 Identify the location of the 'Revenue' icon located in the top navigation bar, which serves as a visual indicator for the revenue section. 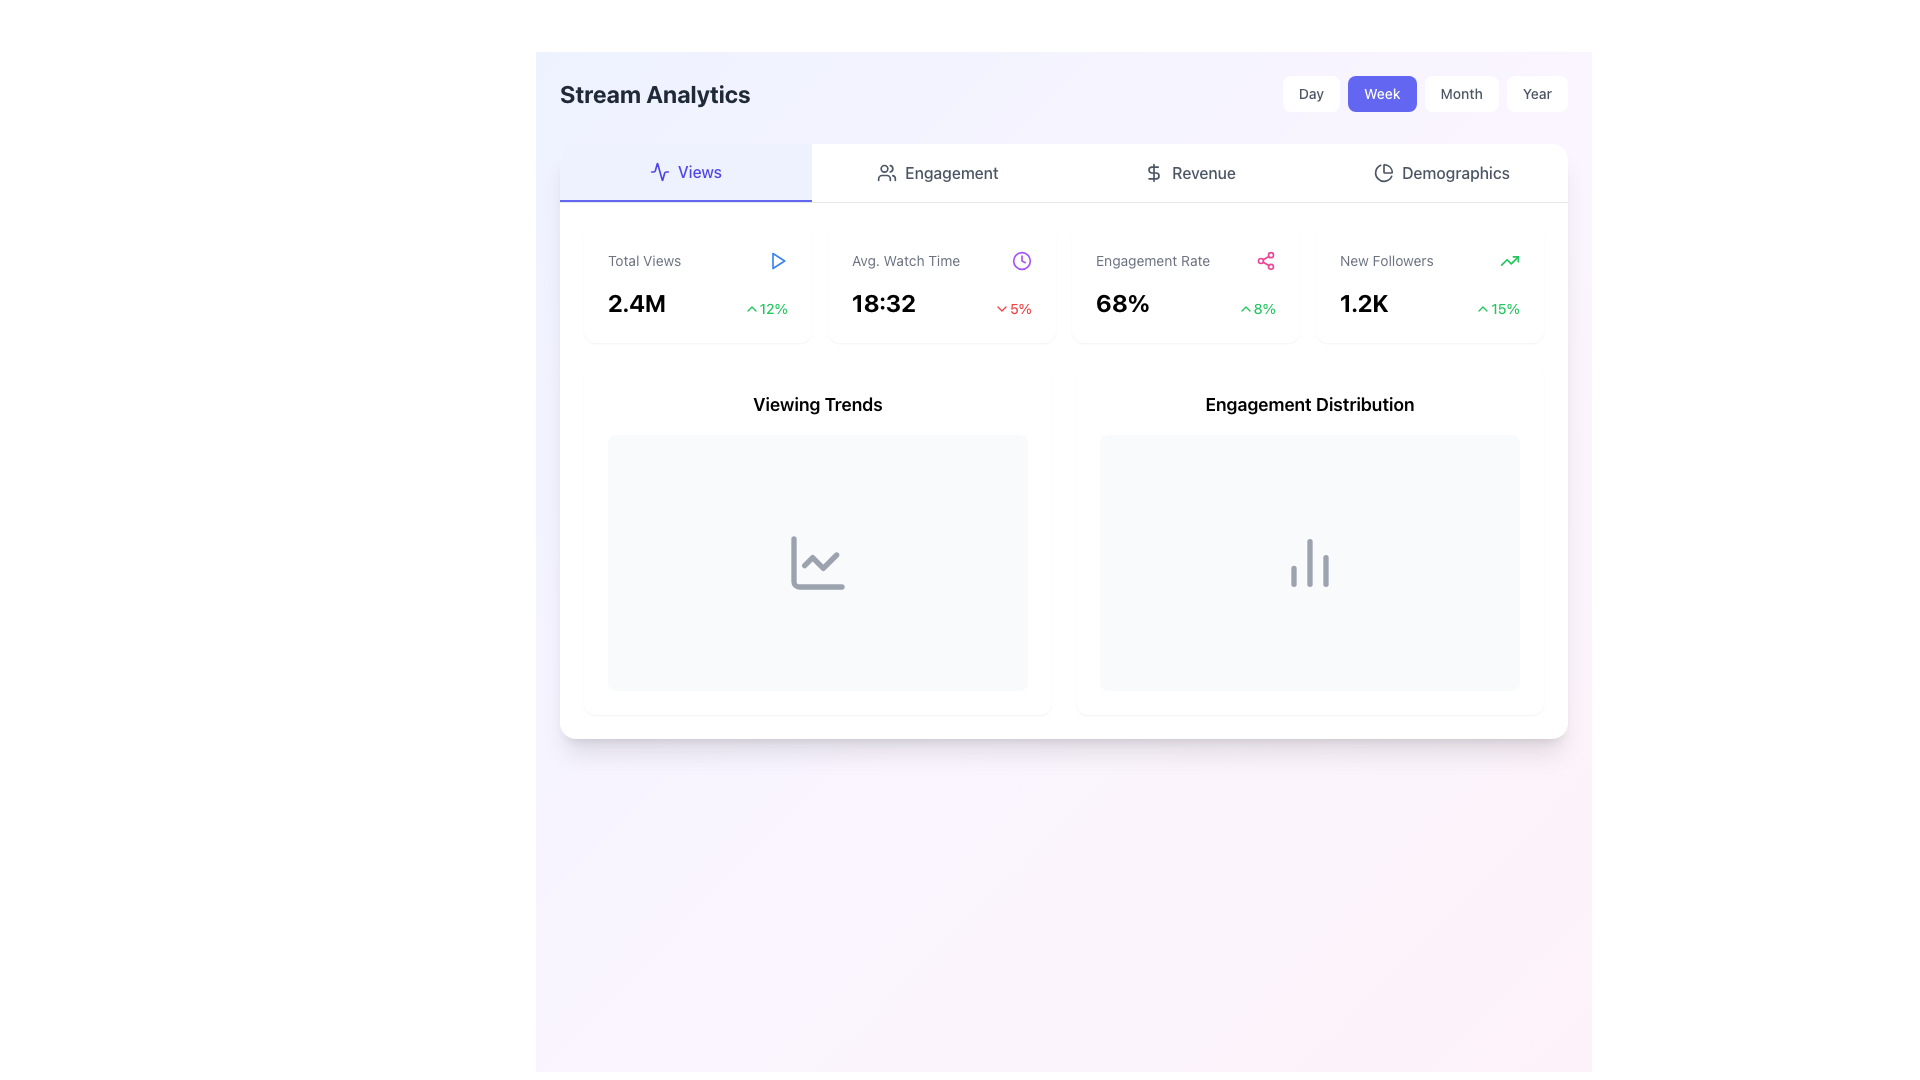
(1154, 172).